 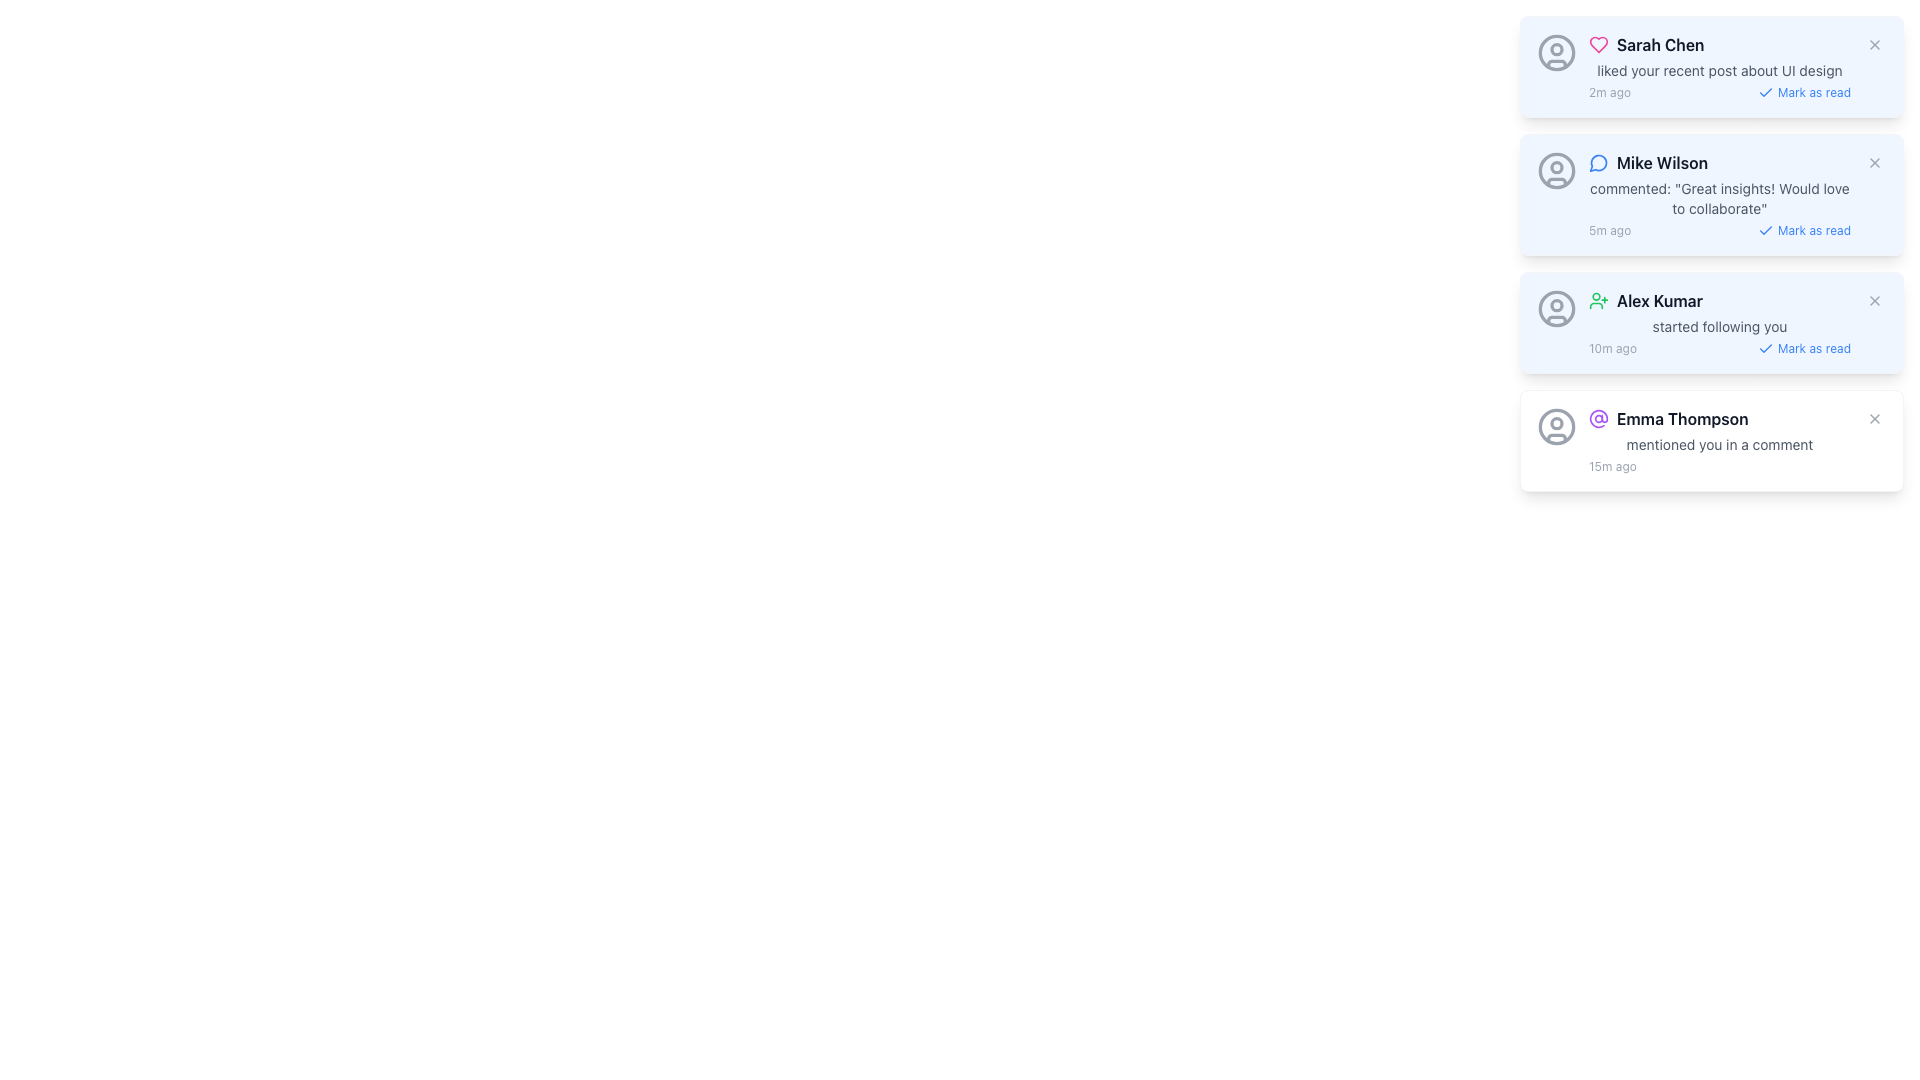 I want to click on the circular user icon for 'Mike Wilson' located at the top-left corner of the notification card, so click(x=1555, y=169).